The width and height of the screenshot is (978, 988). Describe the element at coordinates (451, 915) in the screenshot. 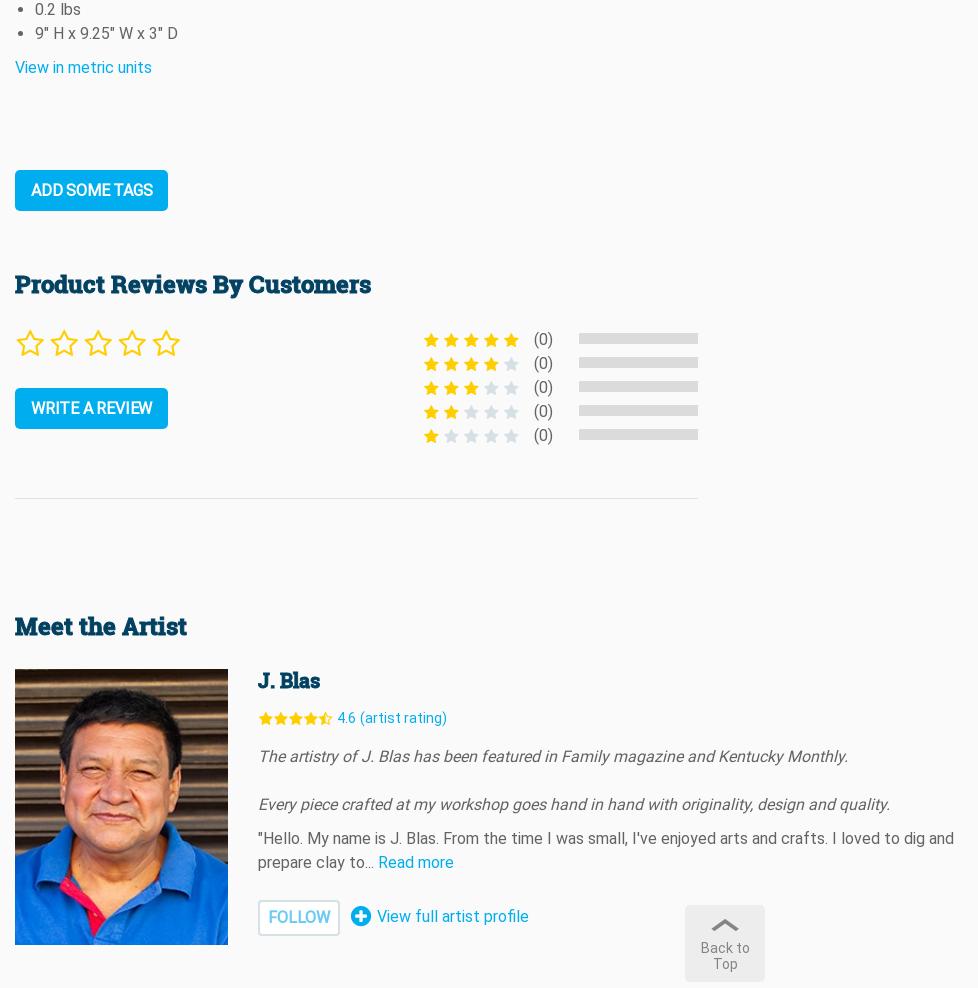

I see `'View full artist profile'` at that location.